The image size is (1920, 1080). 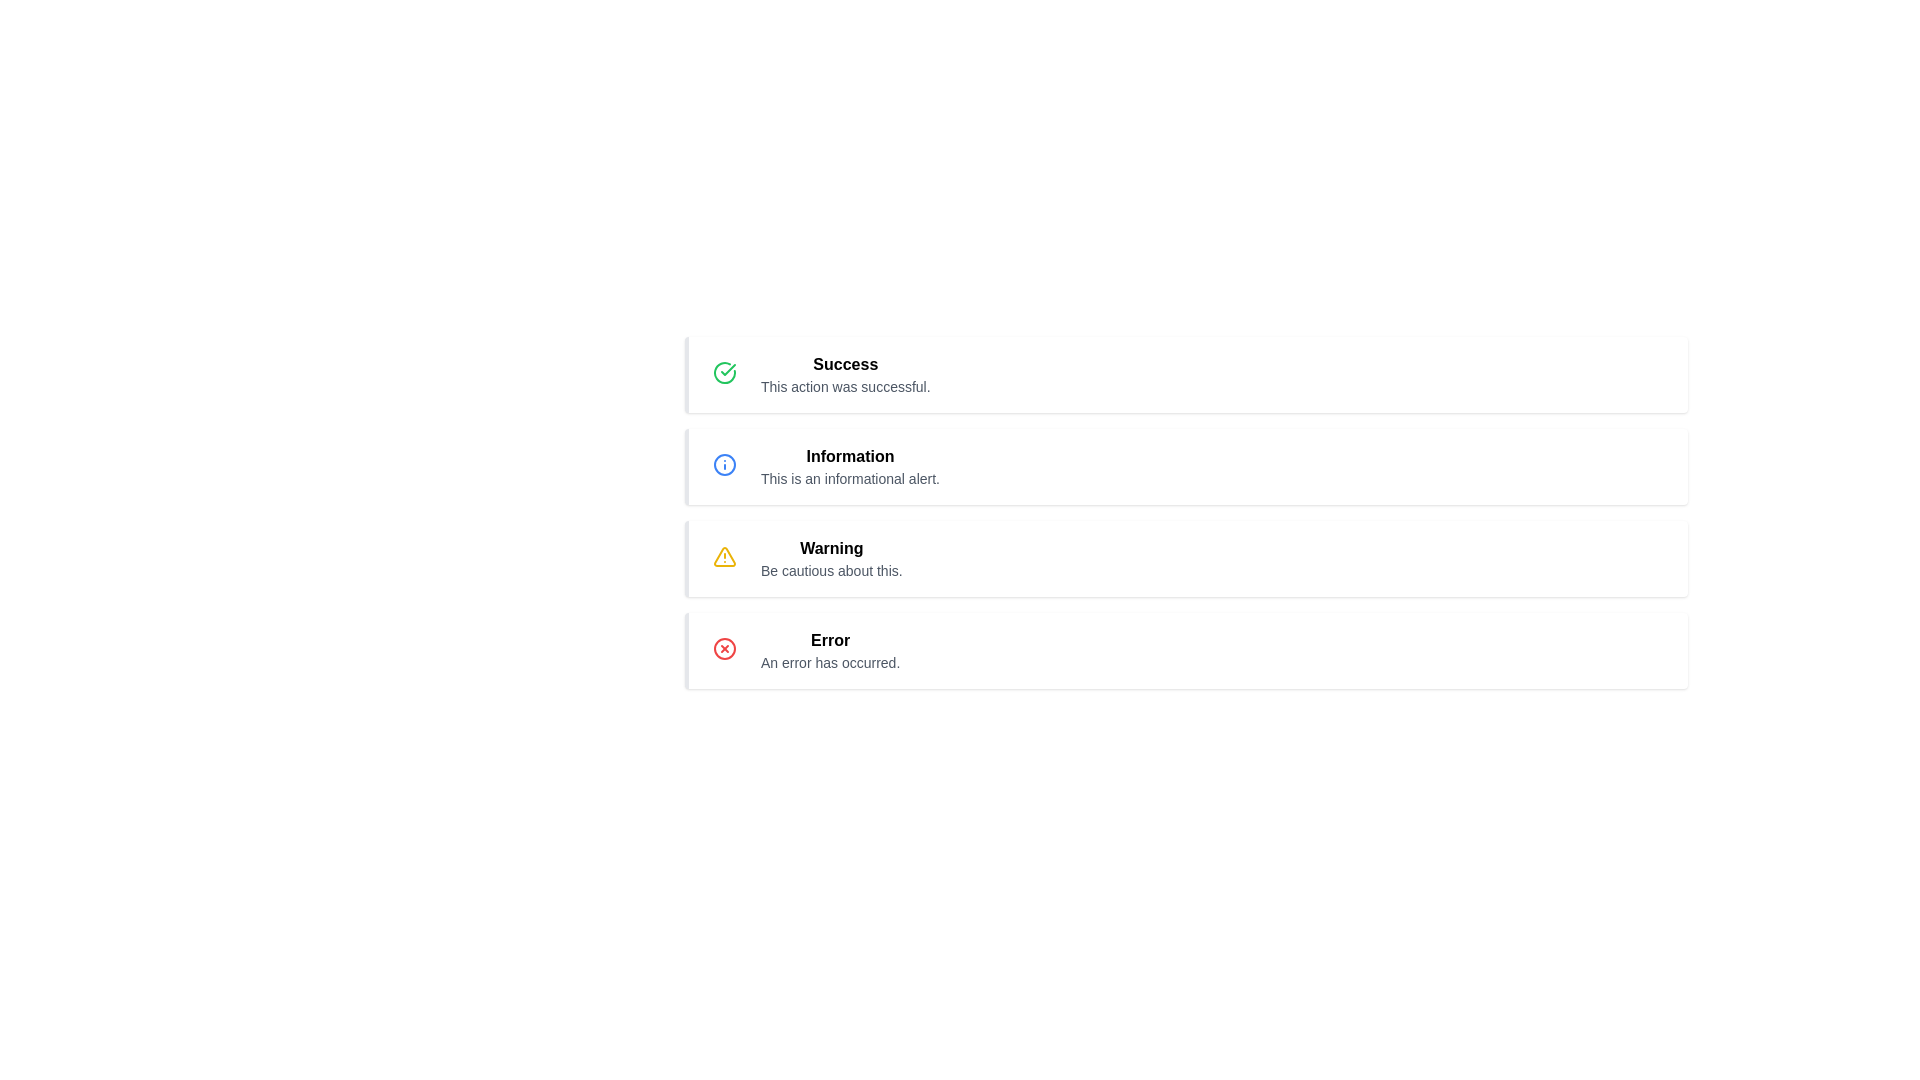 What do you see at coordinates (845, 365) in the screenshot?
I see `the 'Success' title text label located at the top of the notification card` at bounding box center [845, 365].